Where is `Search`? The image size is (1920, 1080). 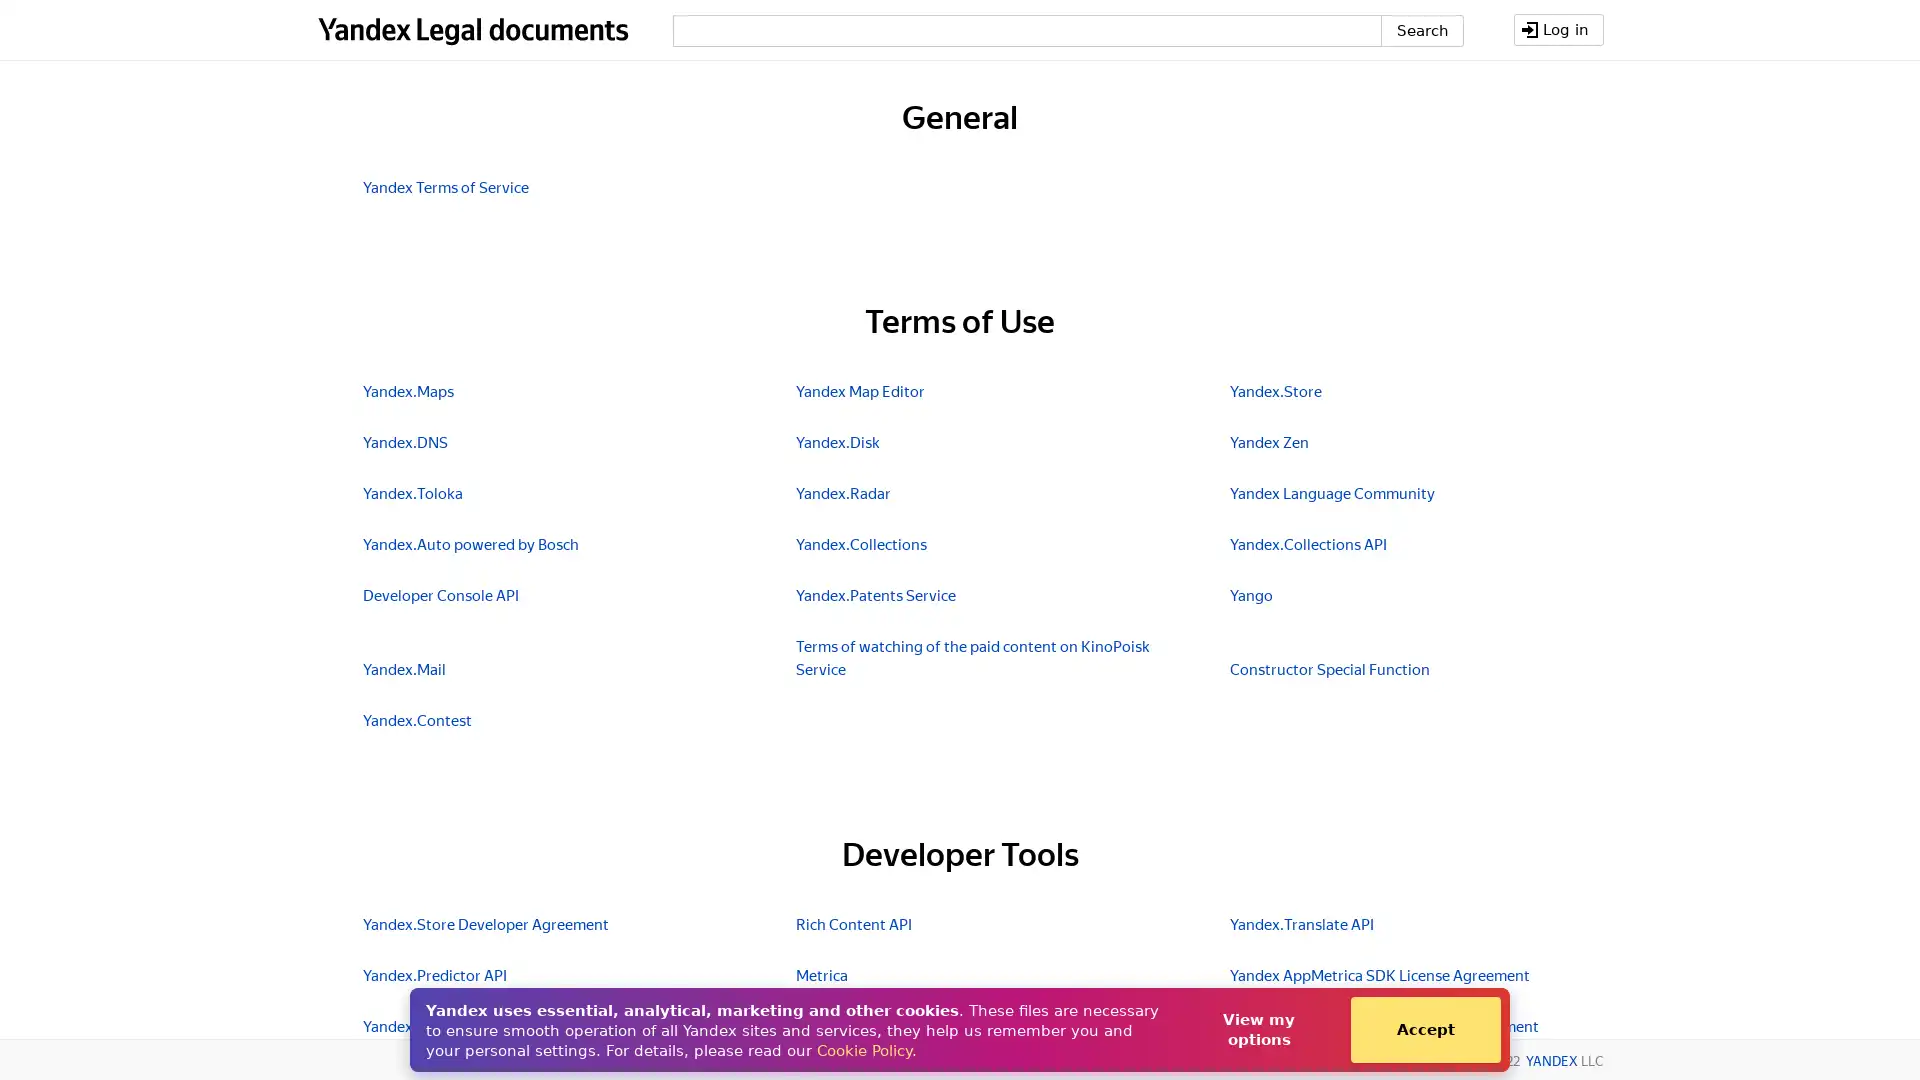
Search is located at coordinates (1420, 30).